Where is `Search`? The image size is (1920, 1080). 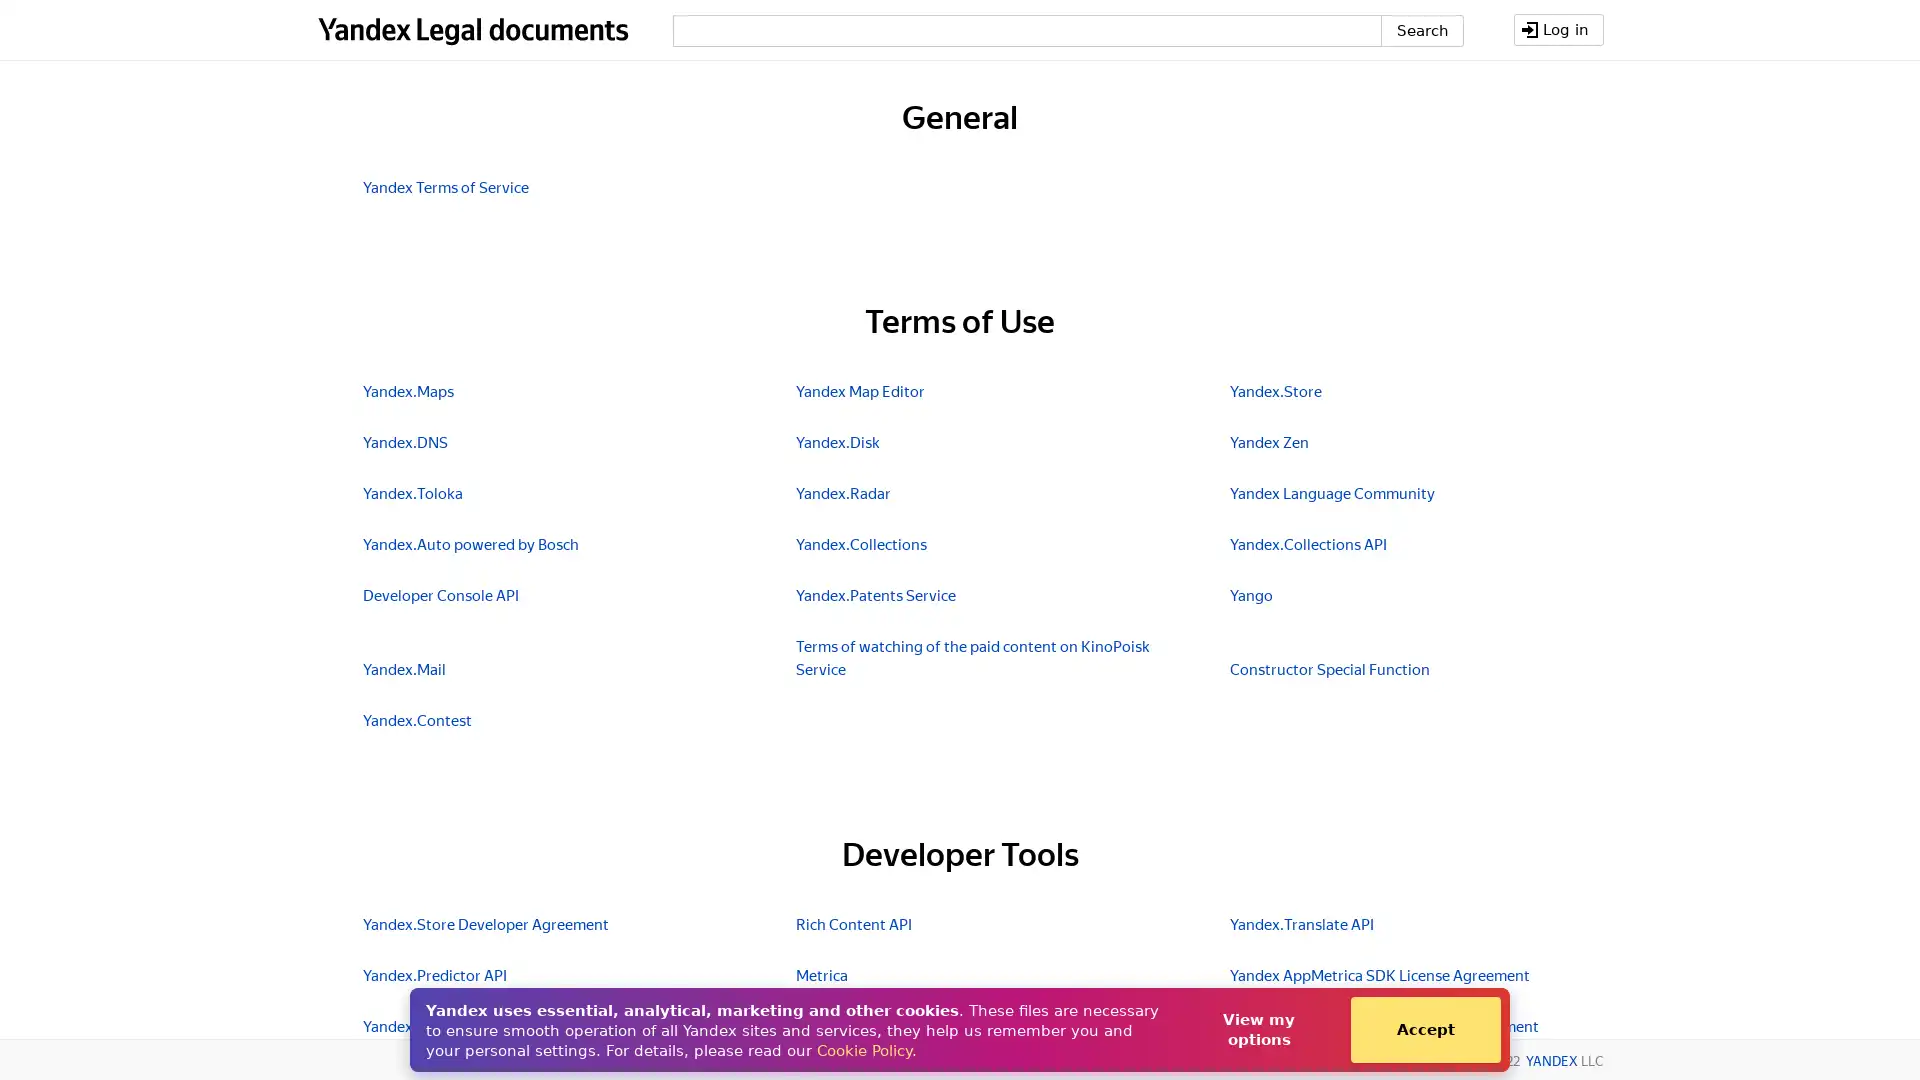
Search is located at coordinates (1420, 30).